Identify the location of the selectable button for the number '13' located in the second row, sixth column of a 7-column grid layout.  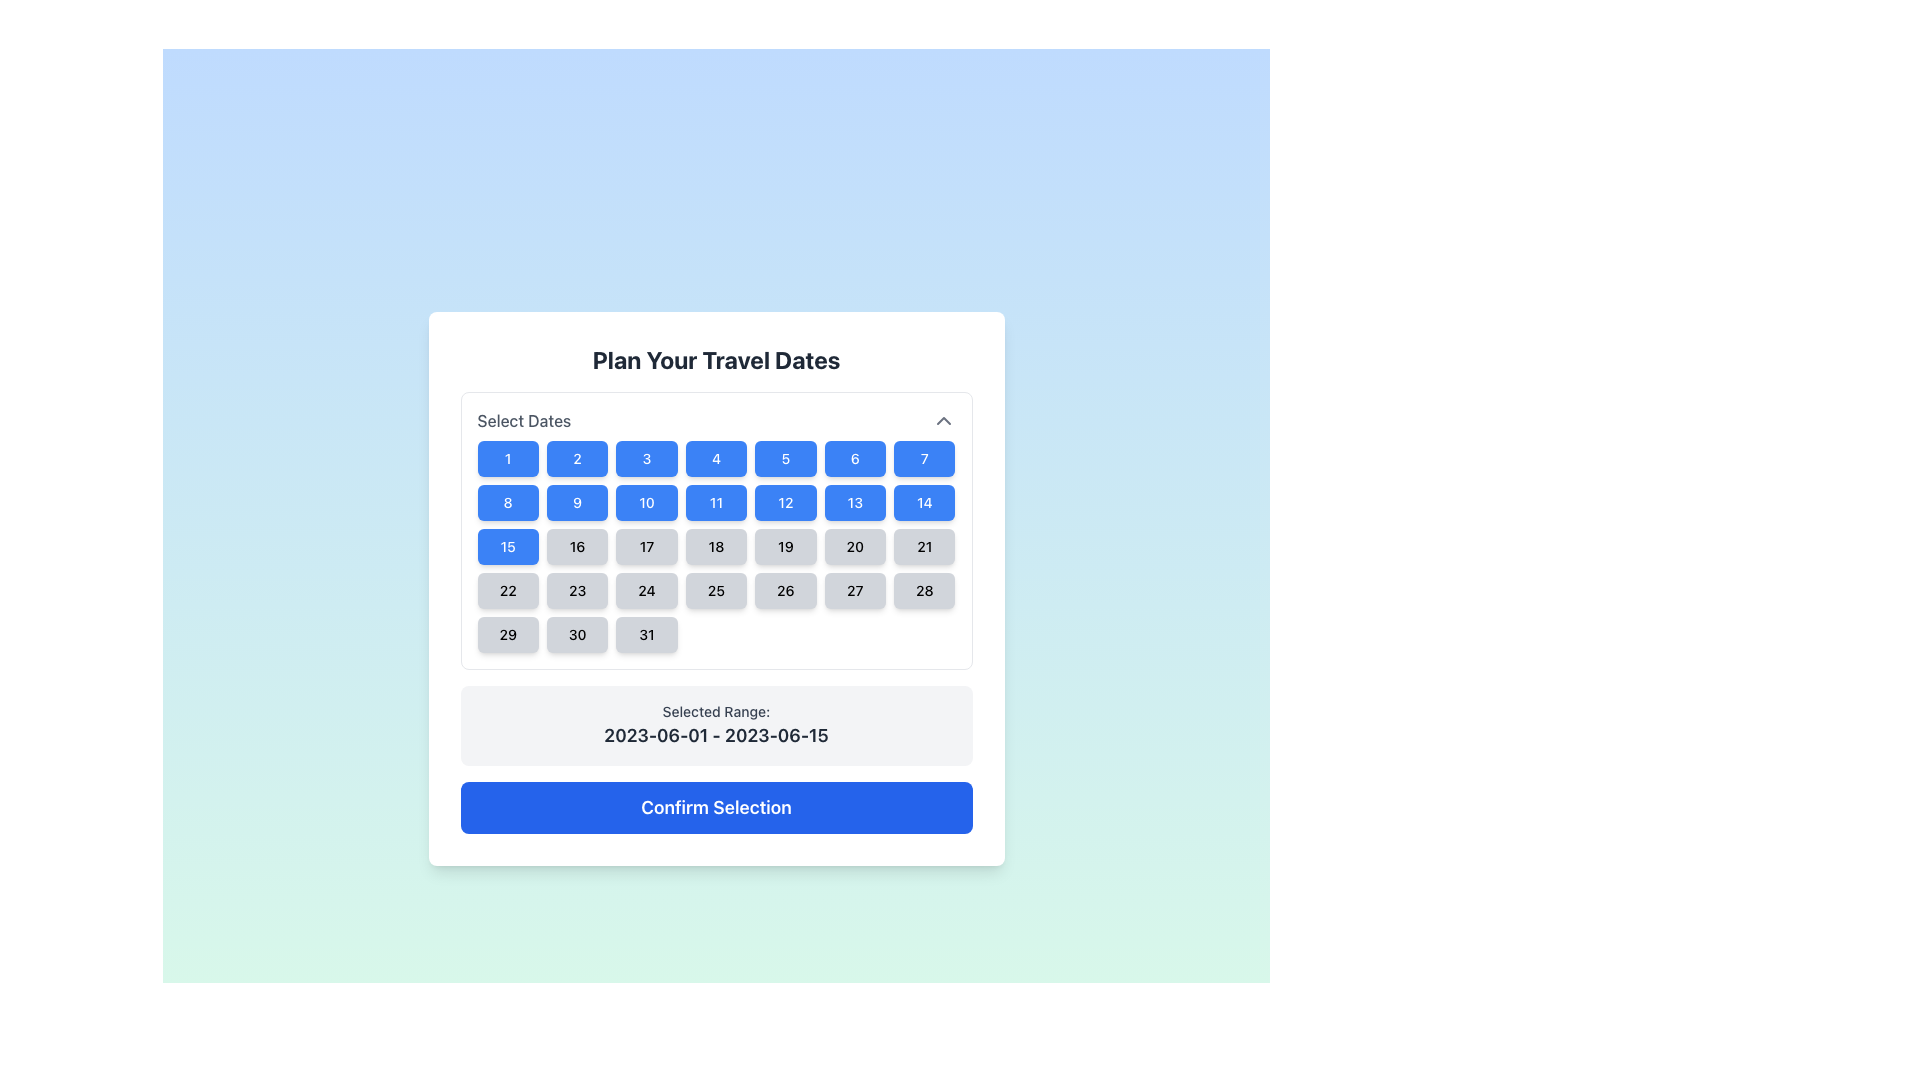
(855, 501).